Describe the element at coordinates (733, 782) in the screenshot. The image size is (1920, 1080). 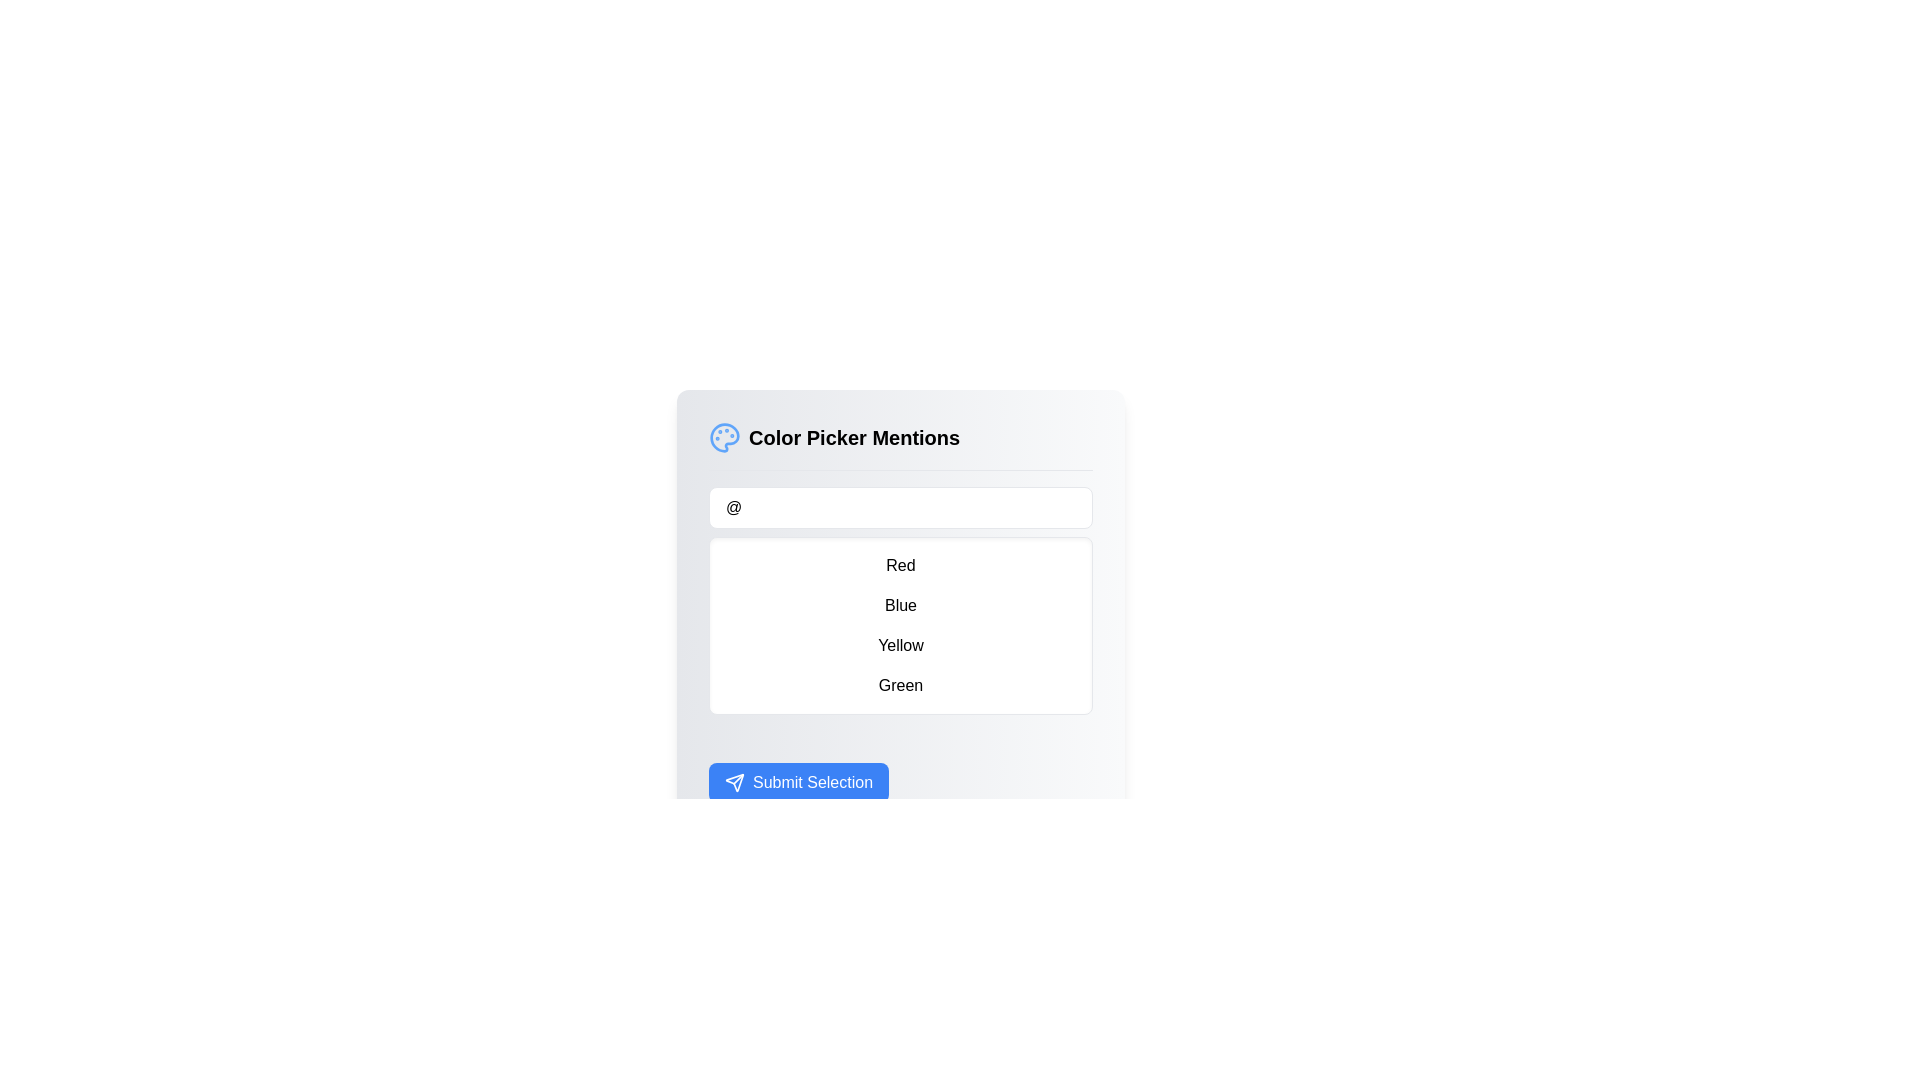
I see `the 'Submit Selection' button that contains the SVG send icon, located at the bottom left of the interface` at that location.